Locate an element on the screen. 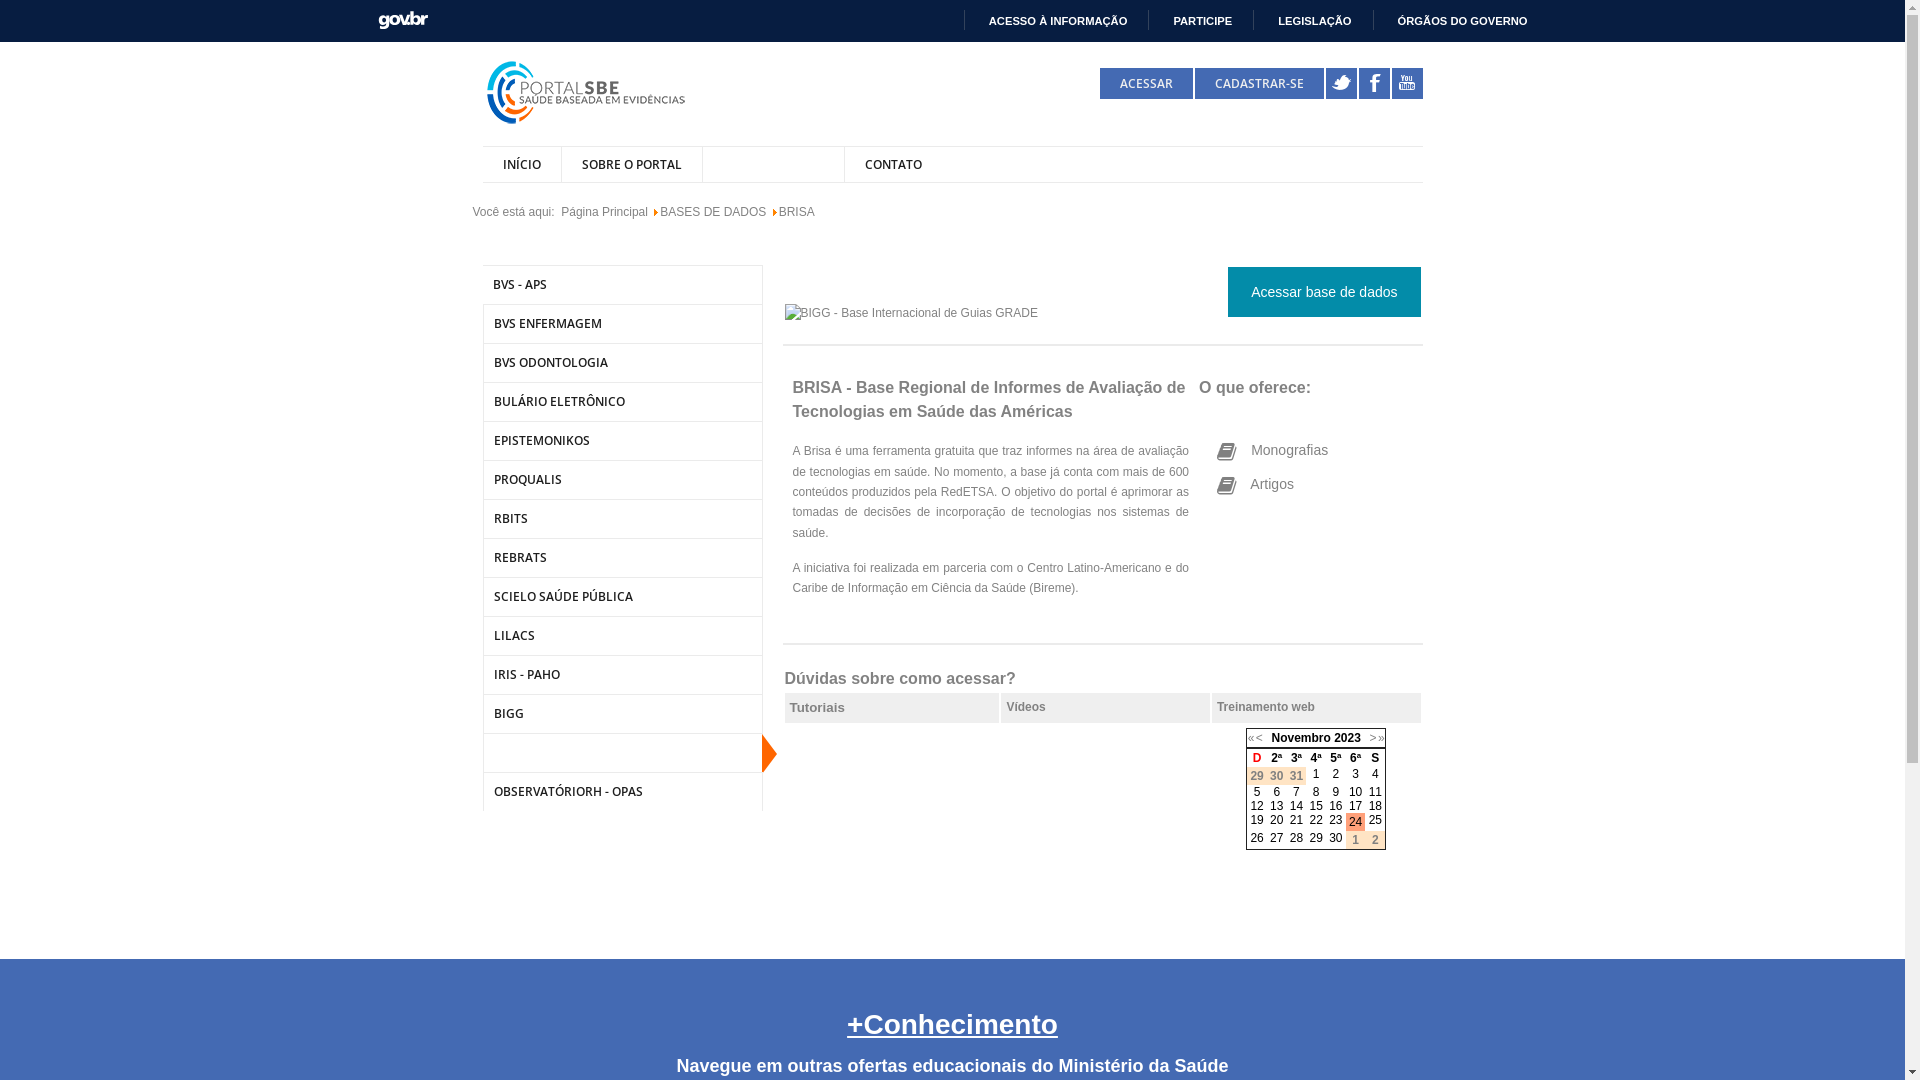  'Facebook' is located at coordinates (1372, 82).